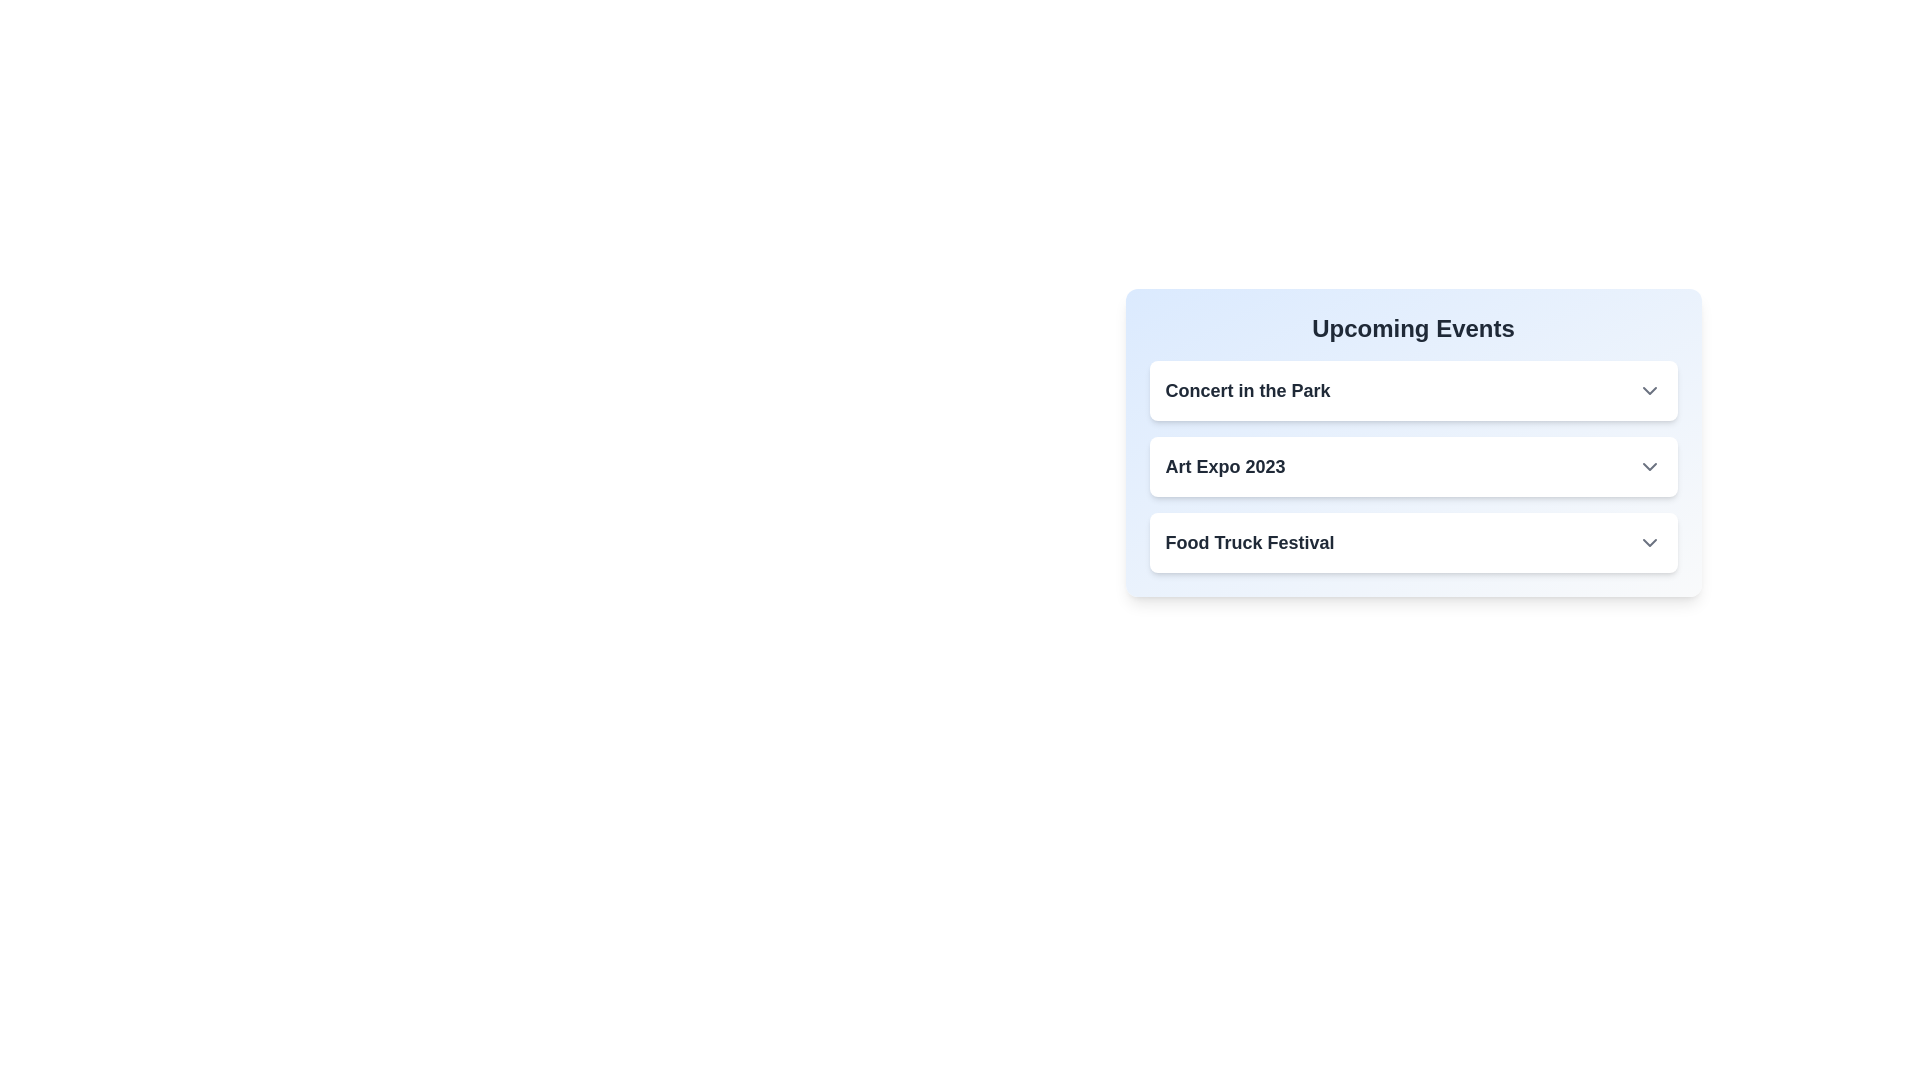 The image size is (1920, 1080). What do you see at coordinates (1649, 390) in the screenshot?
I see `the toggle button for Concert in the Park to expand or collapse its details` at bounding box center [1649, 390].